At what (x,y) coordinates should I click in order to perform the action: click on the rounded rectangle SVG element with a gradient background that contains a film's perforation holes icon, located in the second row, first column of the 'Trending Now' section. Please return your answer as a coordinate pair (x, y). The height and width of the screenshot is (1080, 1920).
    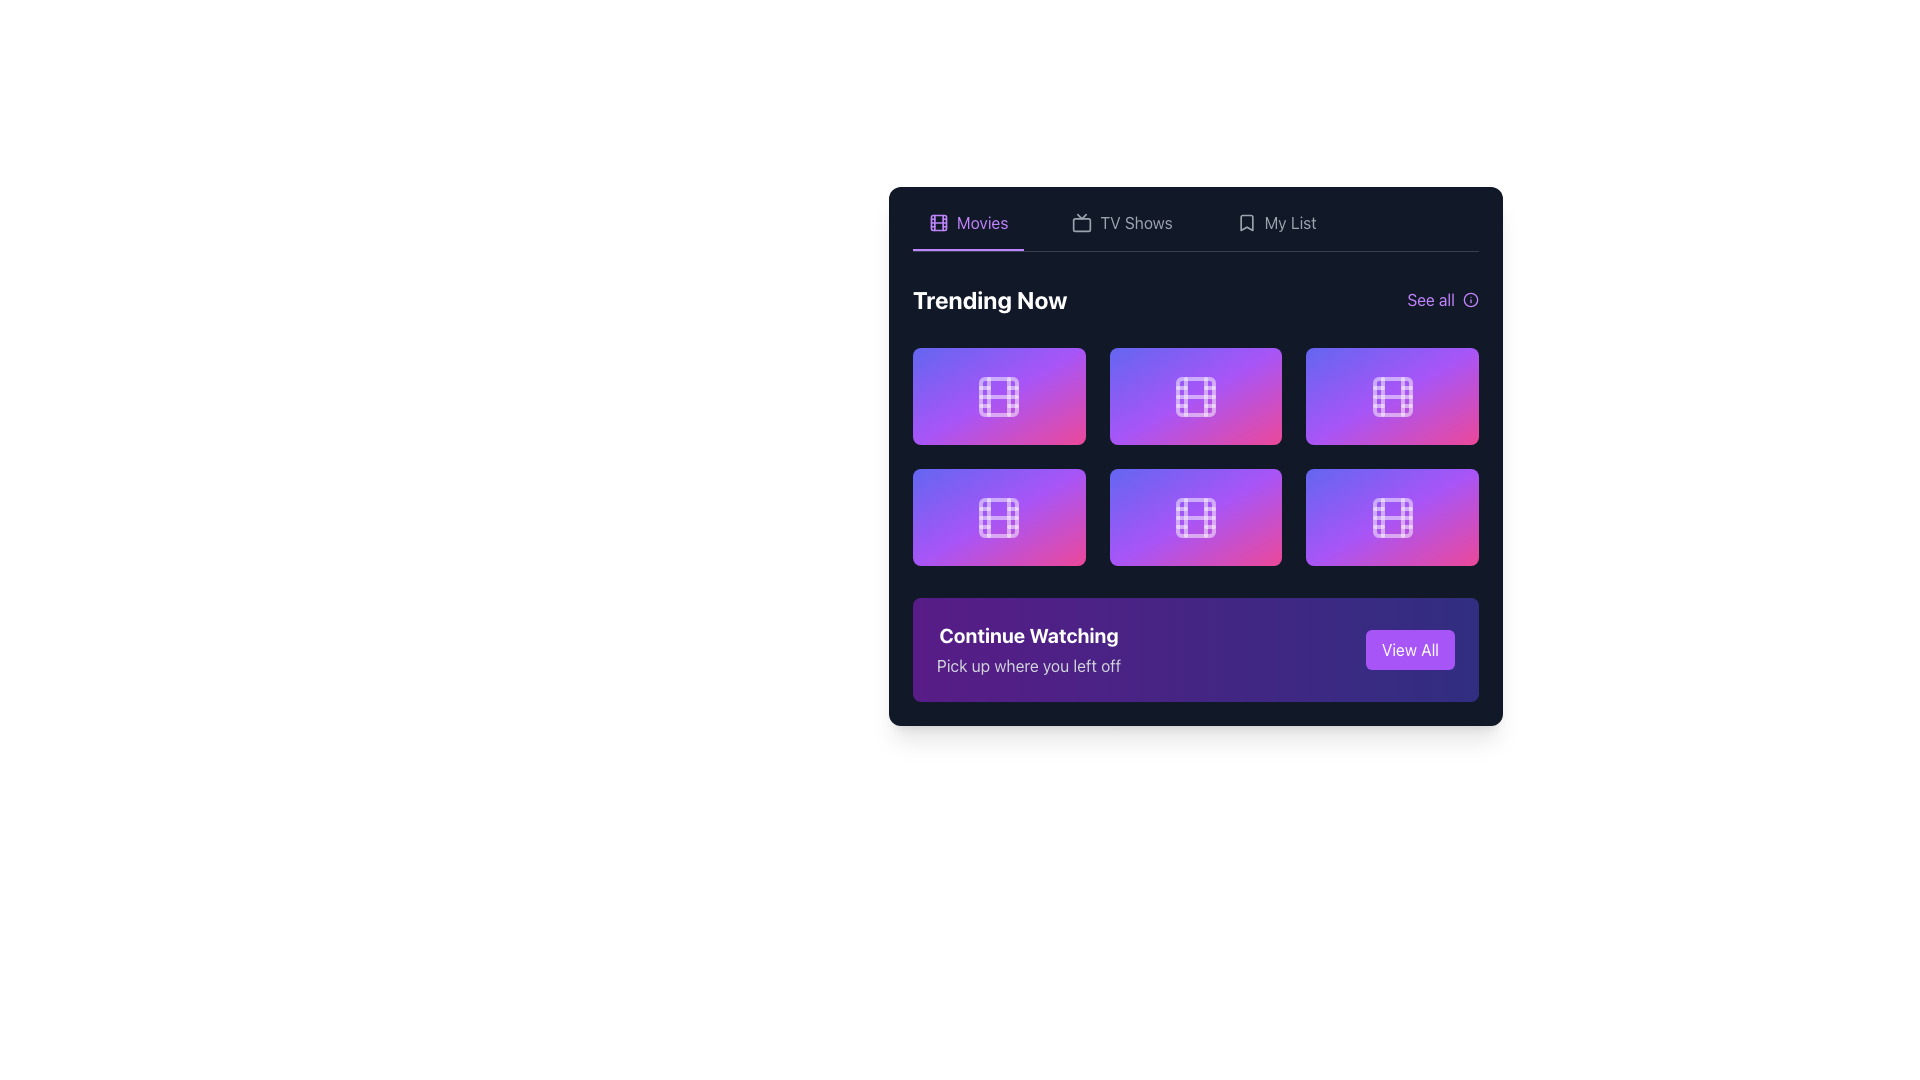
    Looking at the image, I should click on (999, 516).